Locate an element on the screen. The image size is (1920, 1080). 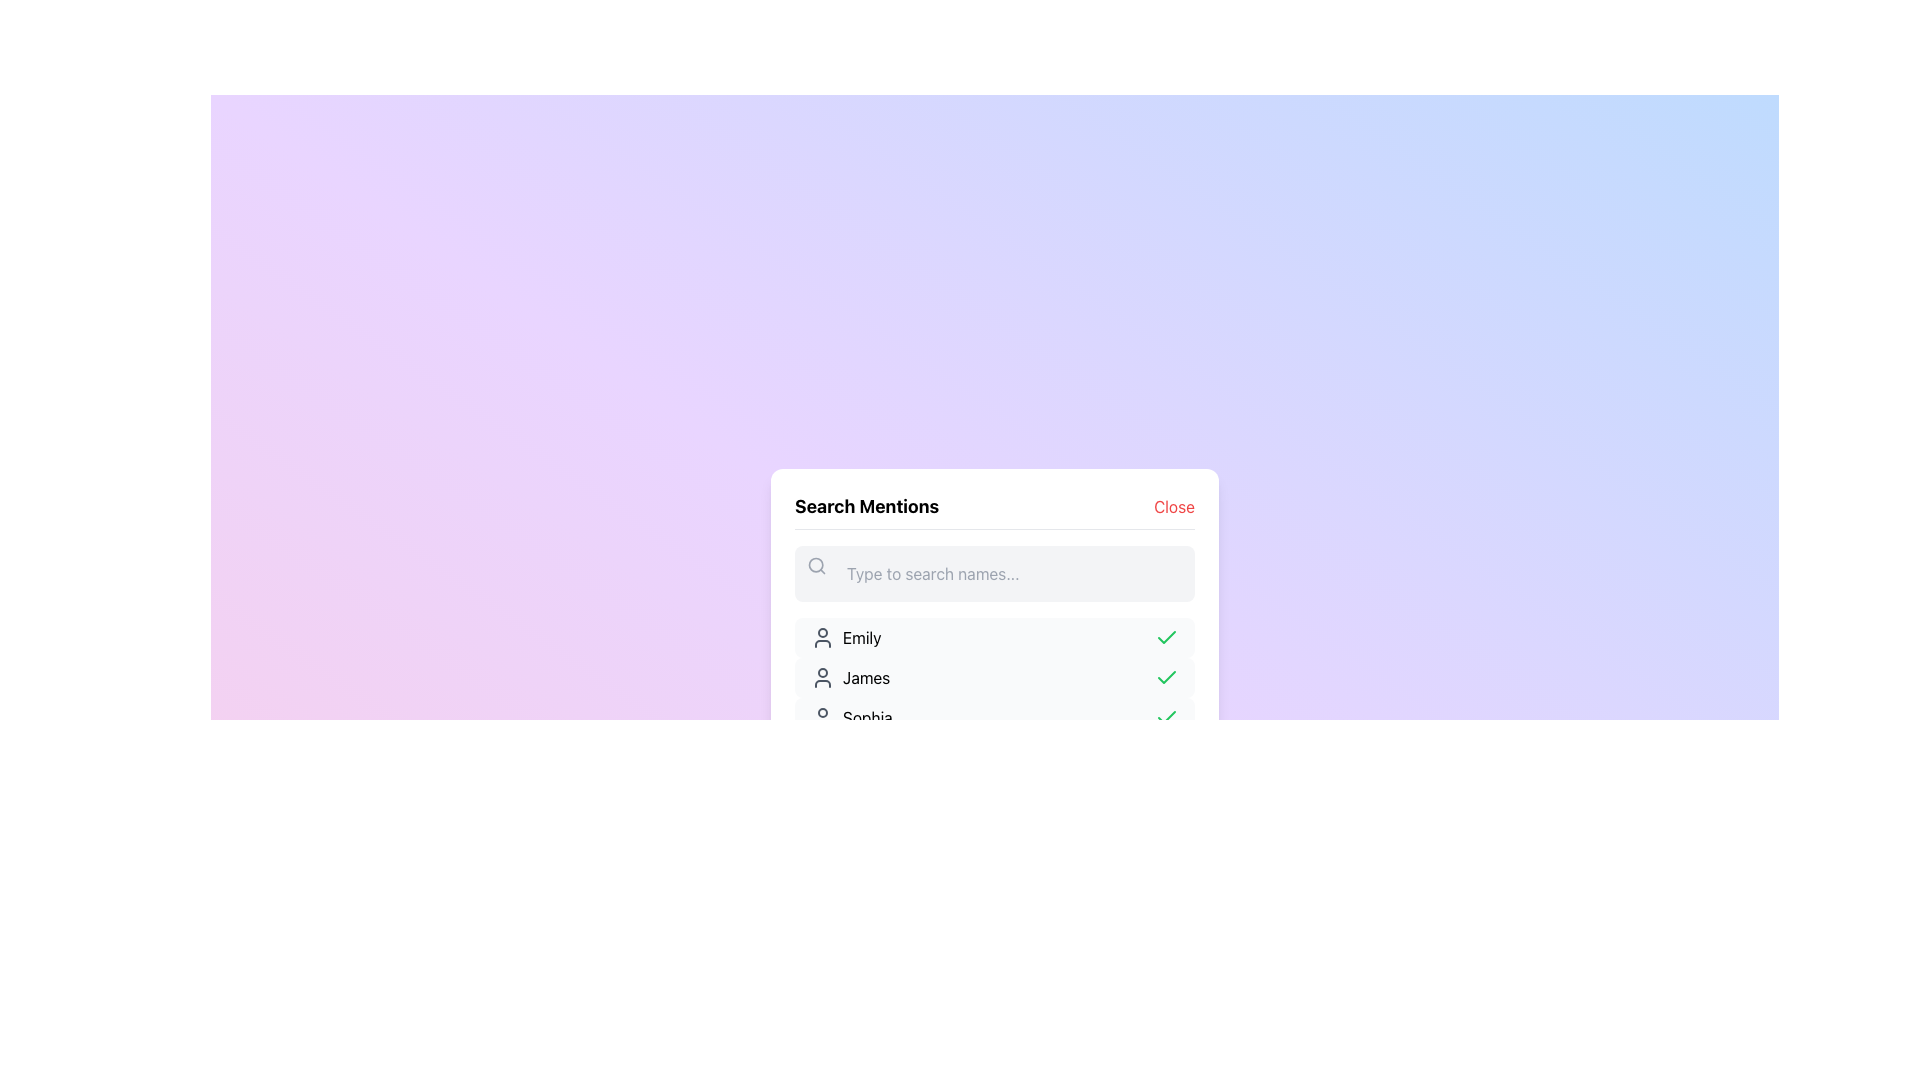
the first list item representing the user profile 'Emily' in the pop-up modal is located at coordinates (994, 637).